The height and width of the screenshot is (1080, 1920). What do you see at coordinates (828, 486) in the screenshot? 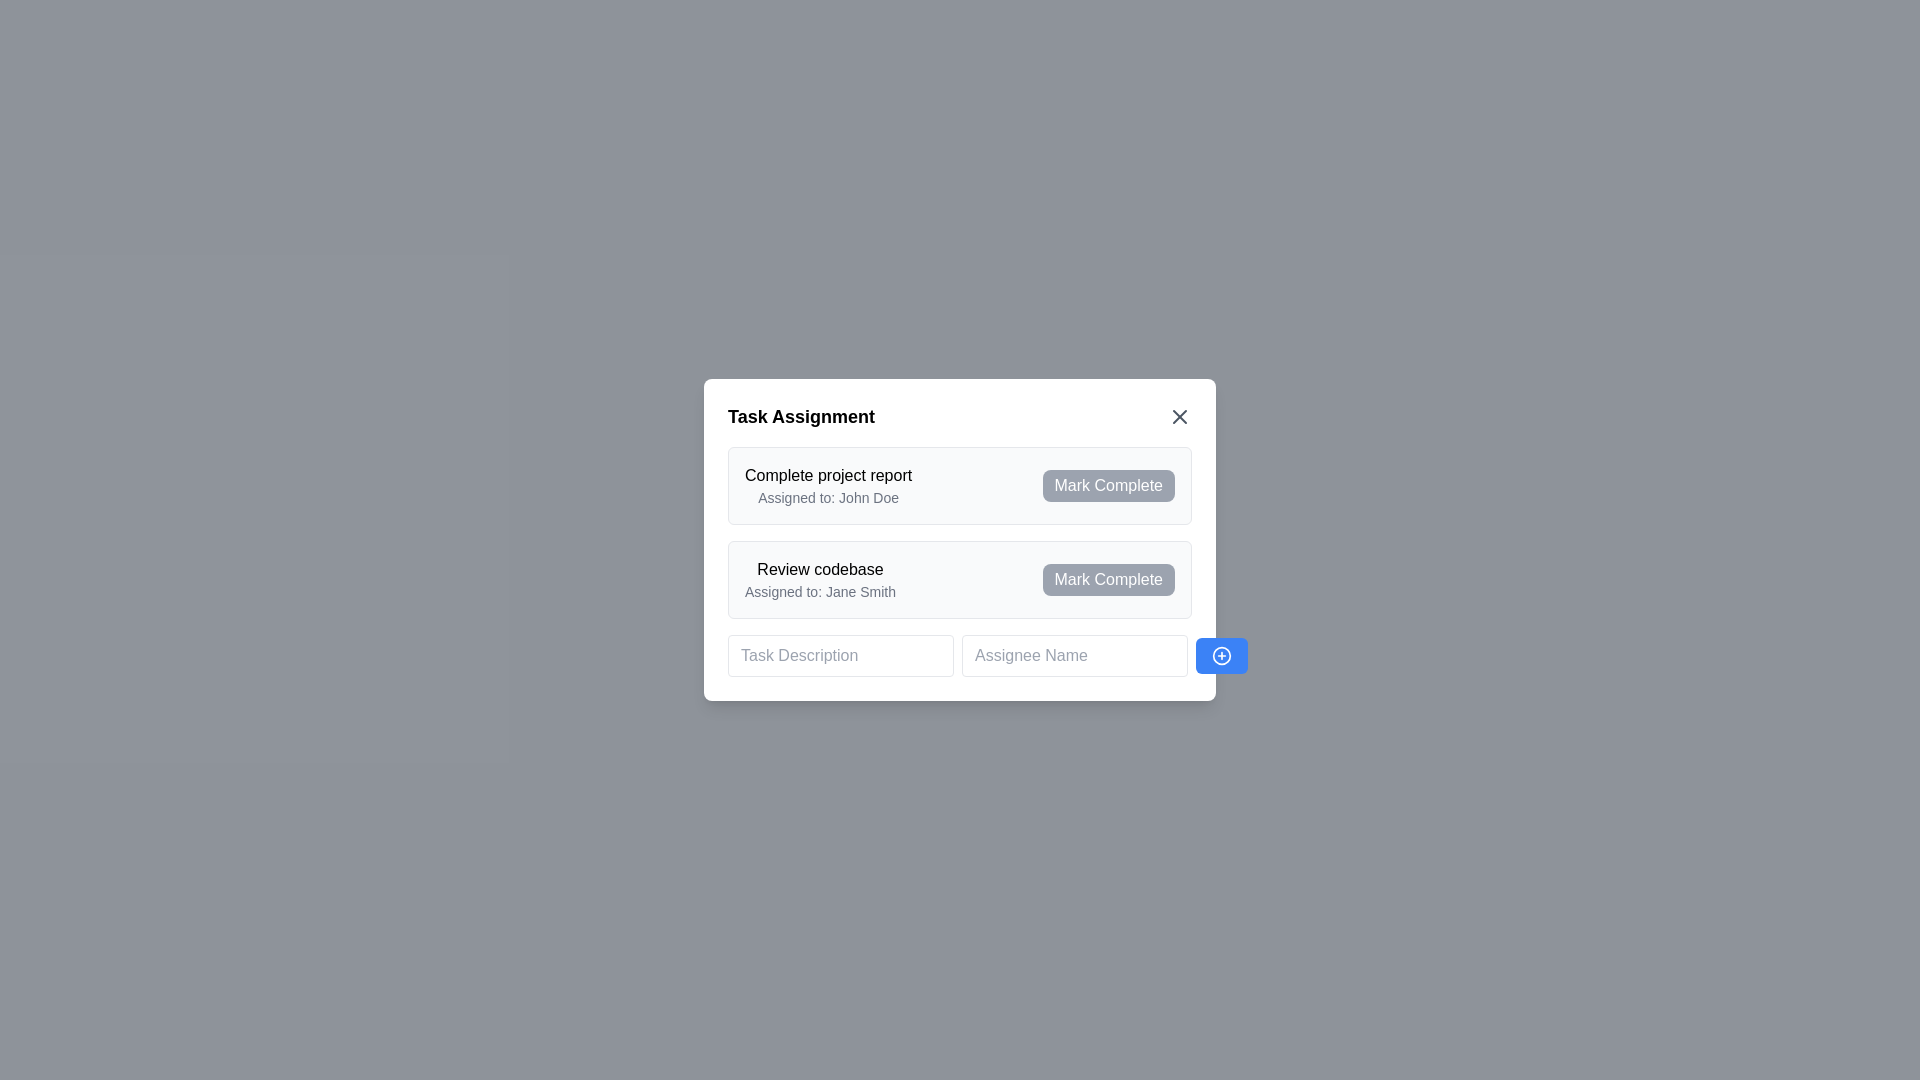
I see `the text display element that shows the title and assignee information for a specific task, which is located above the 'Mark Complete' button in the task card layout` at bounding box center [828, 486].